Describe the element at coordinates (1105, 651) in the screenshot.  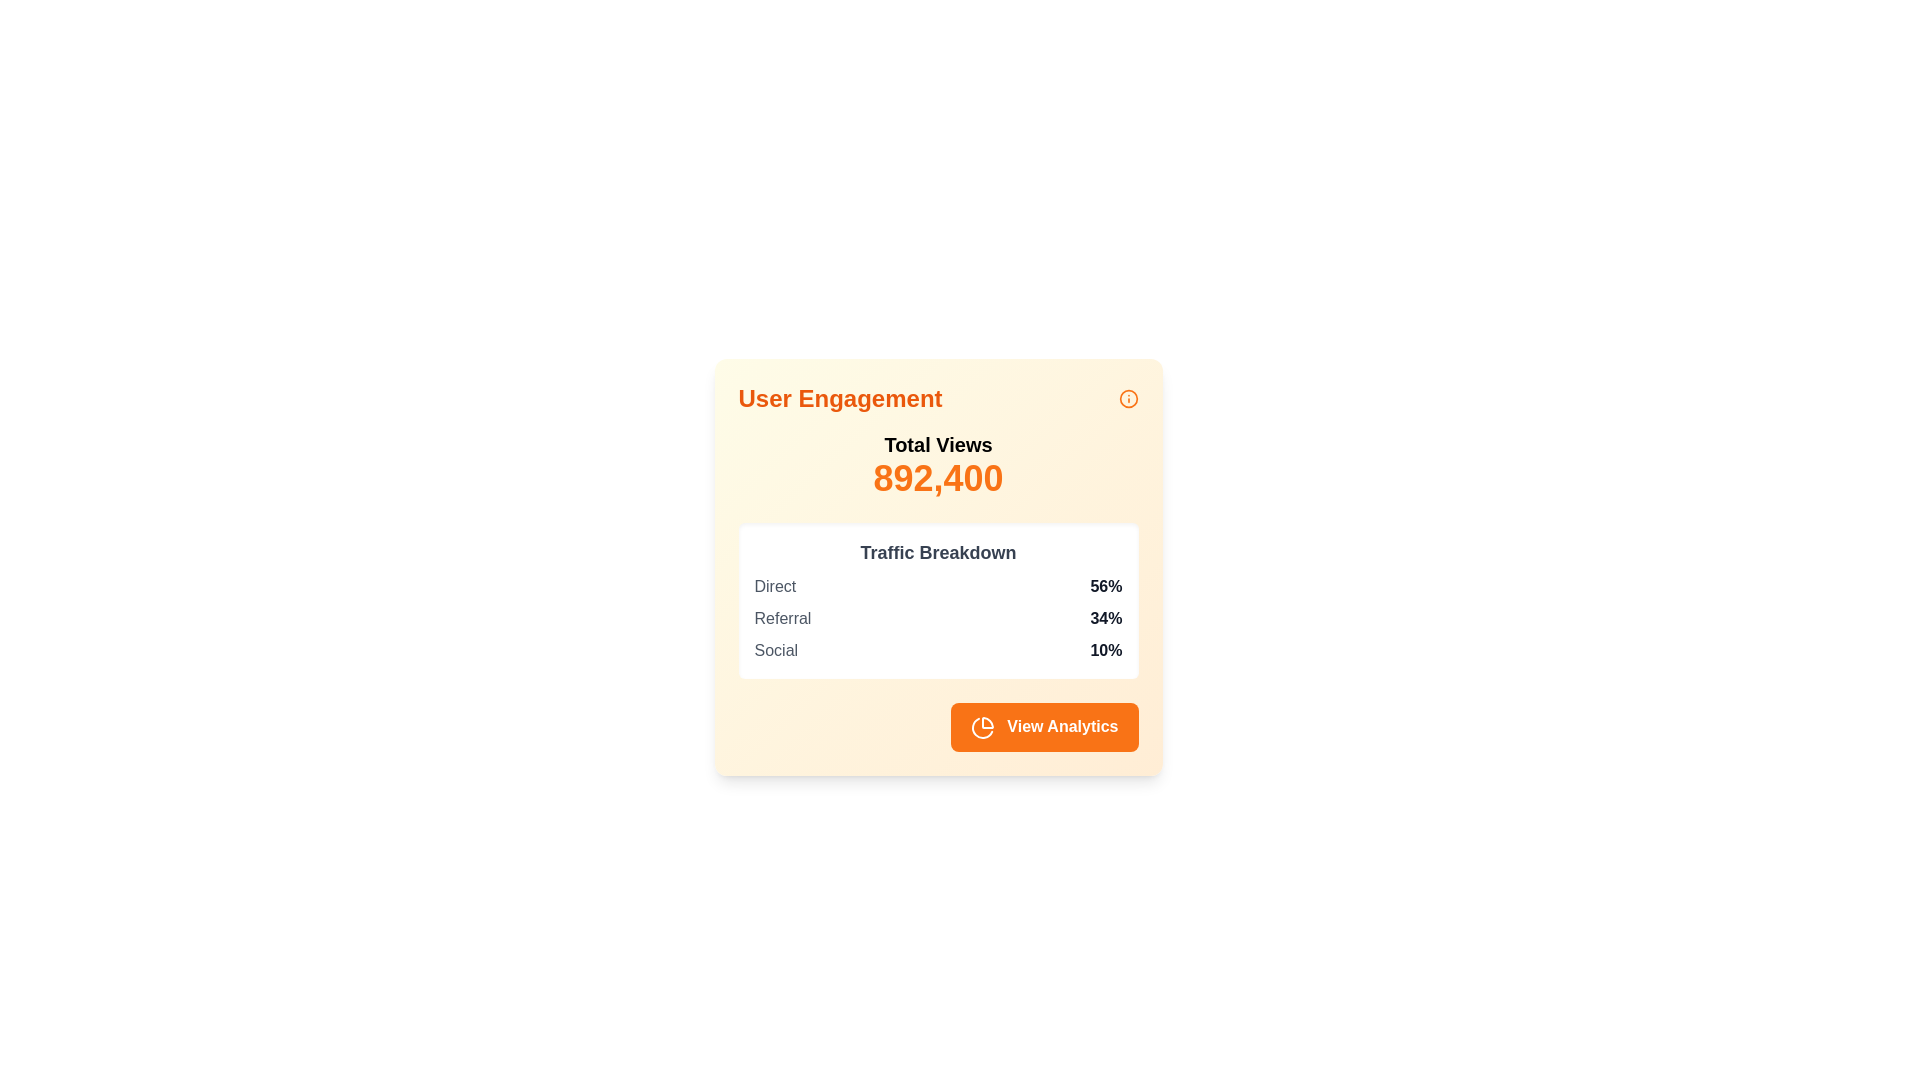
I see `the static text displaying '10%' which is bold, black-colored, and located to the immediate right of the label 'Social' in the 'Traffic Breakdown' section` at that location.